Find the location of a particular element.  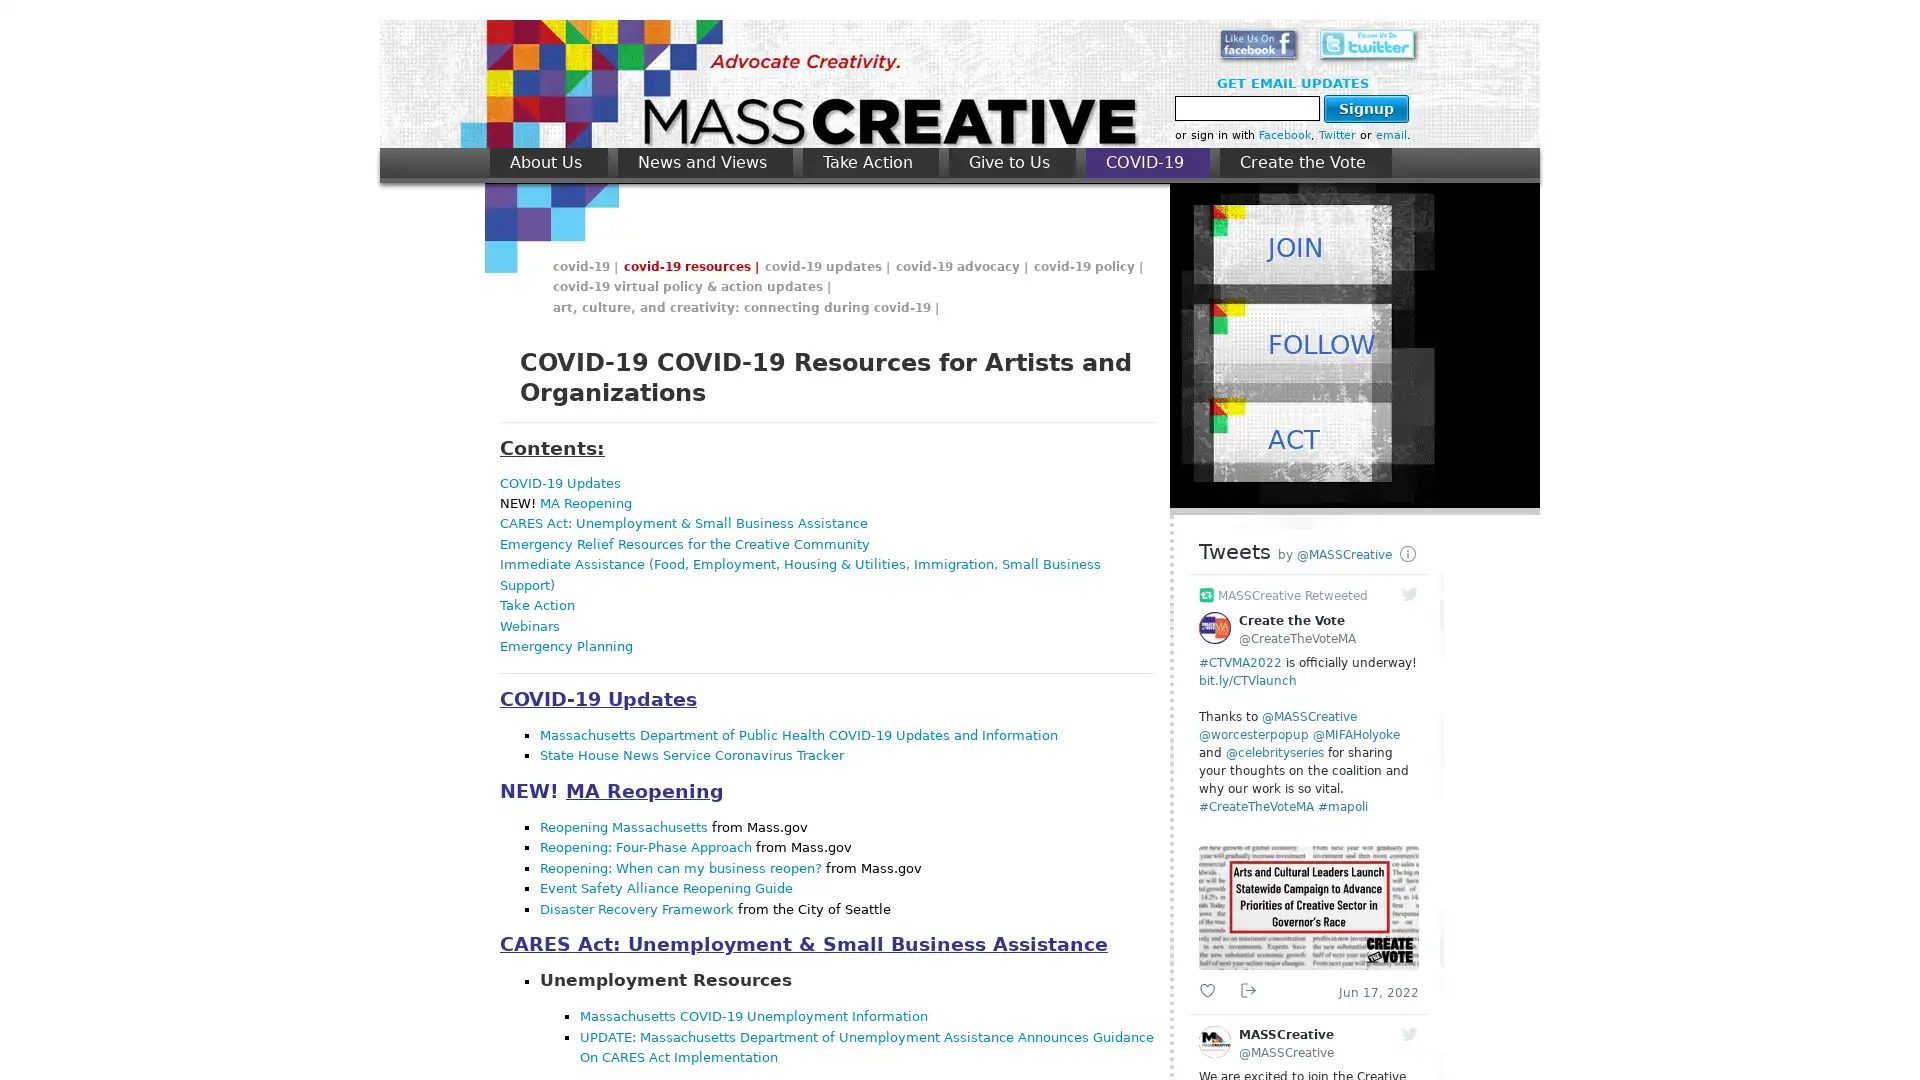

Signup is located at coordinates (1365, 108).